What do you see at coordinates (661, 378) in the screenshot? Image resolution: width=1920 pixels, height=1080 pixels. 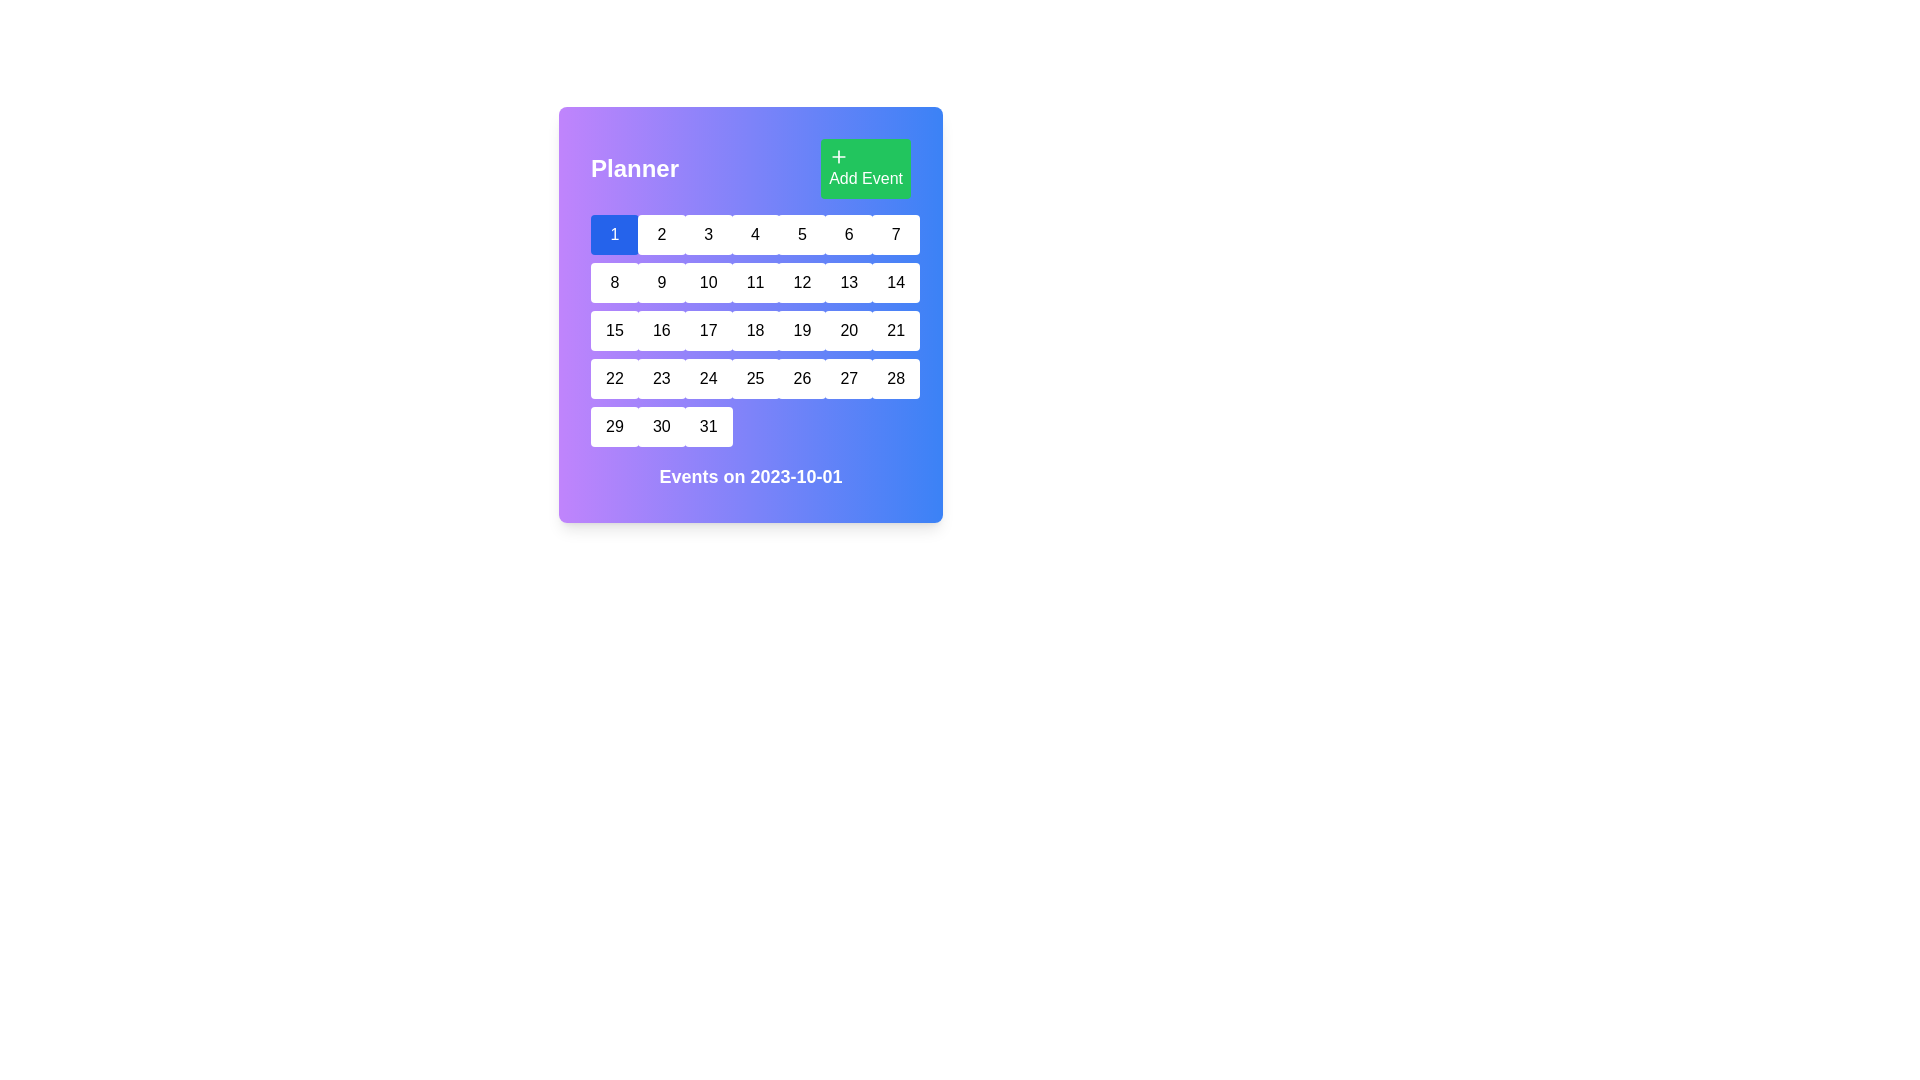 I see `the calendar button representing the 23rd day of the month` at bounding box center [661, 378].